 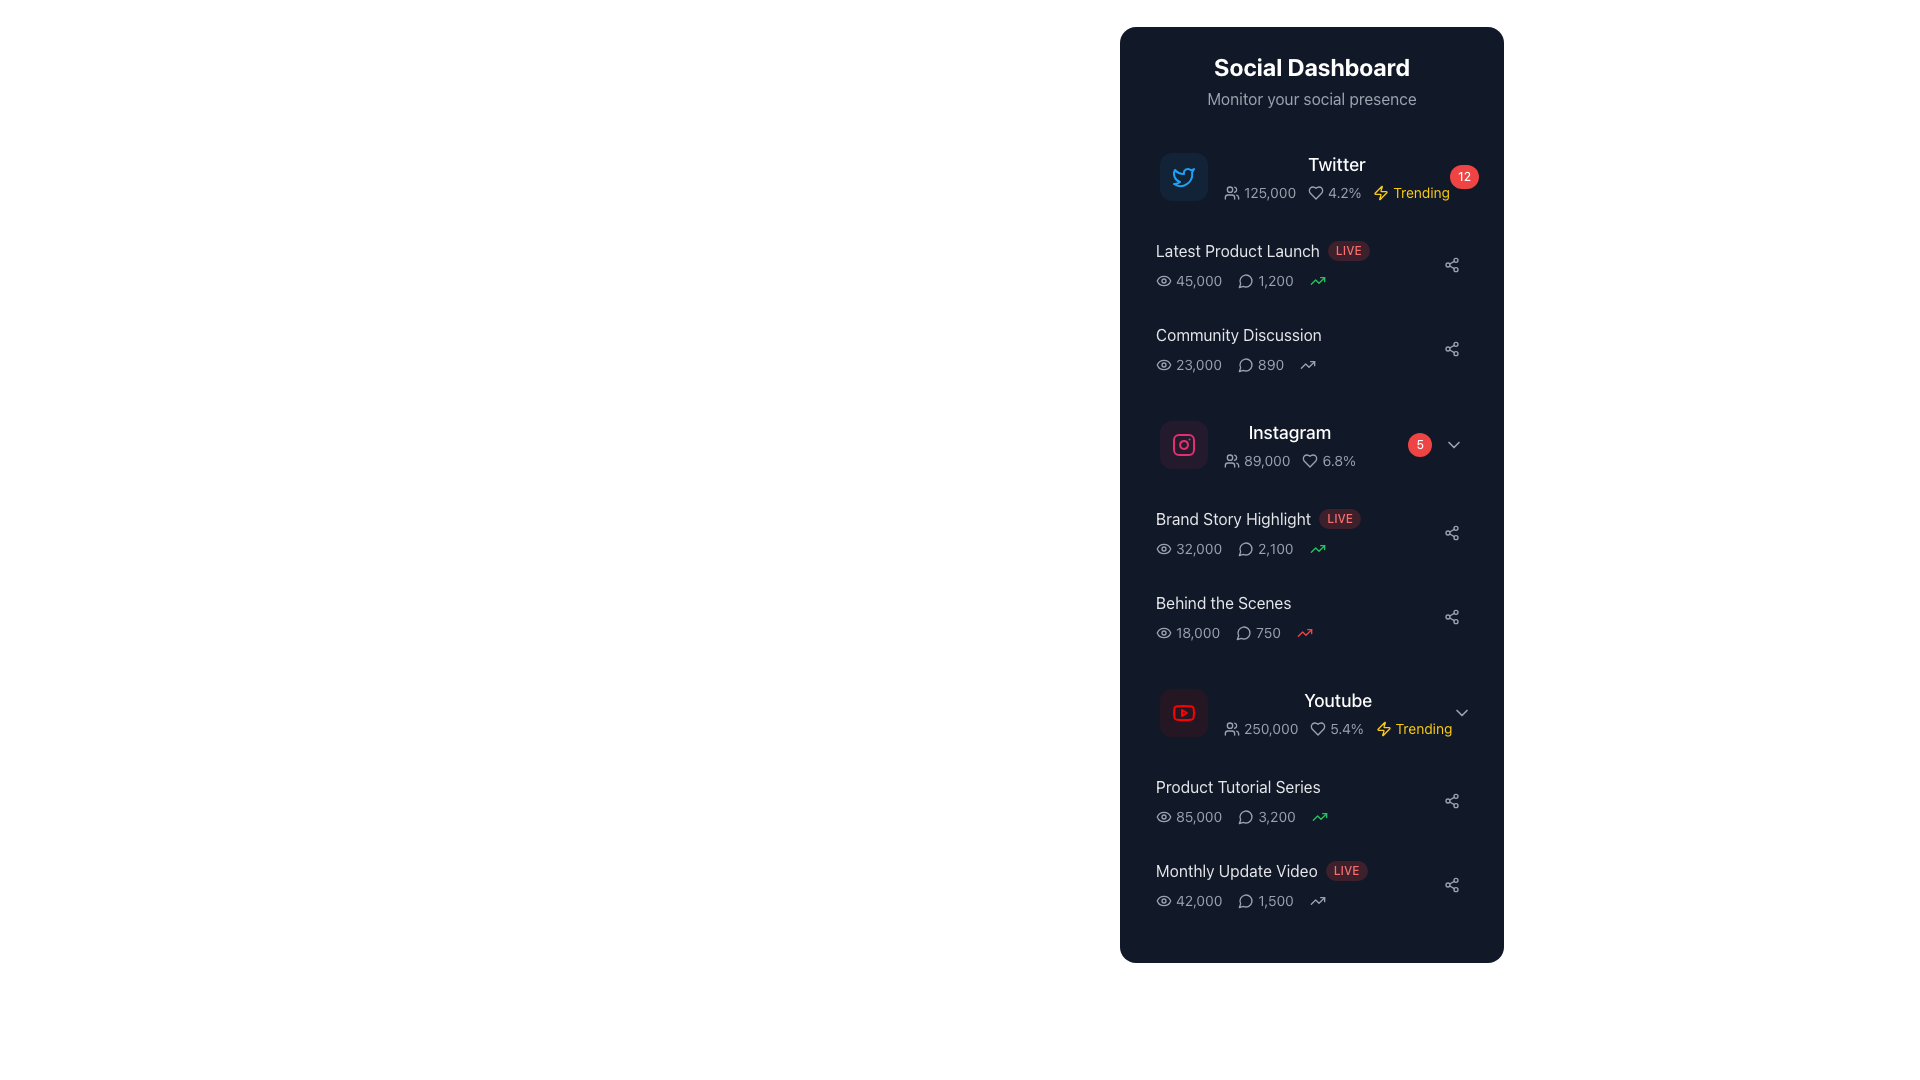 What do you see at coordinates (1451, 616) in the screenshot?
I see `the share icon button, which is located in the 'Behind the Scenes' section of the dashboard, visually represented by three interconnected circles in a light gray color on a dark rectangular area` at bounding box center [1451, 616].